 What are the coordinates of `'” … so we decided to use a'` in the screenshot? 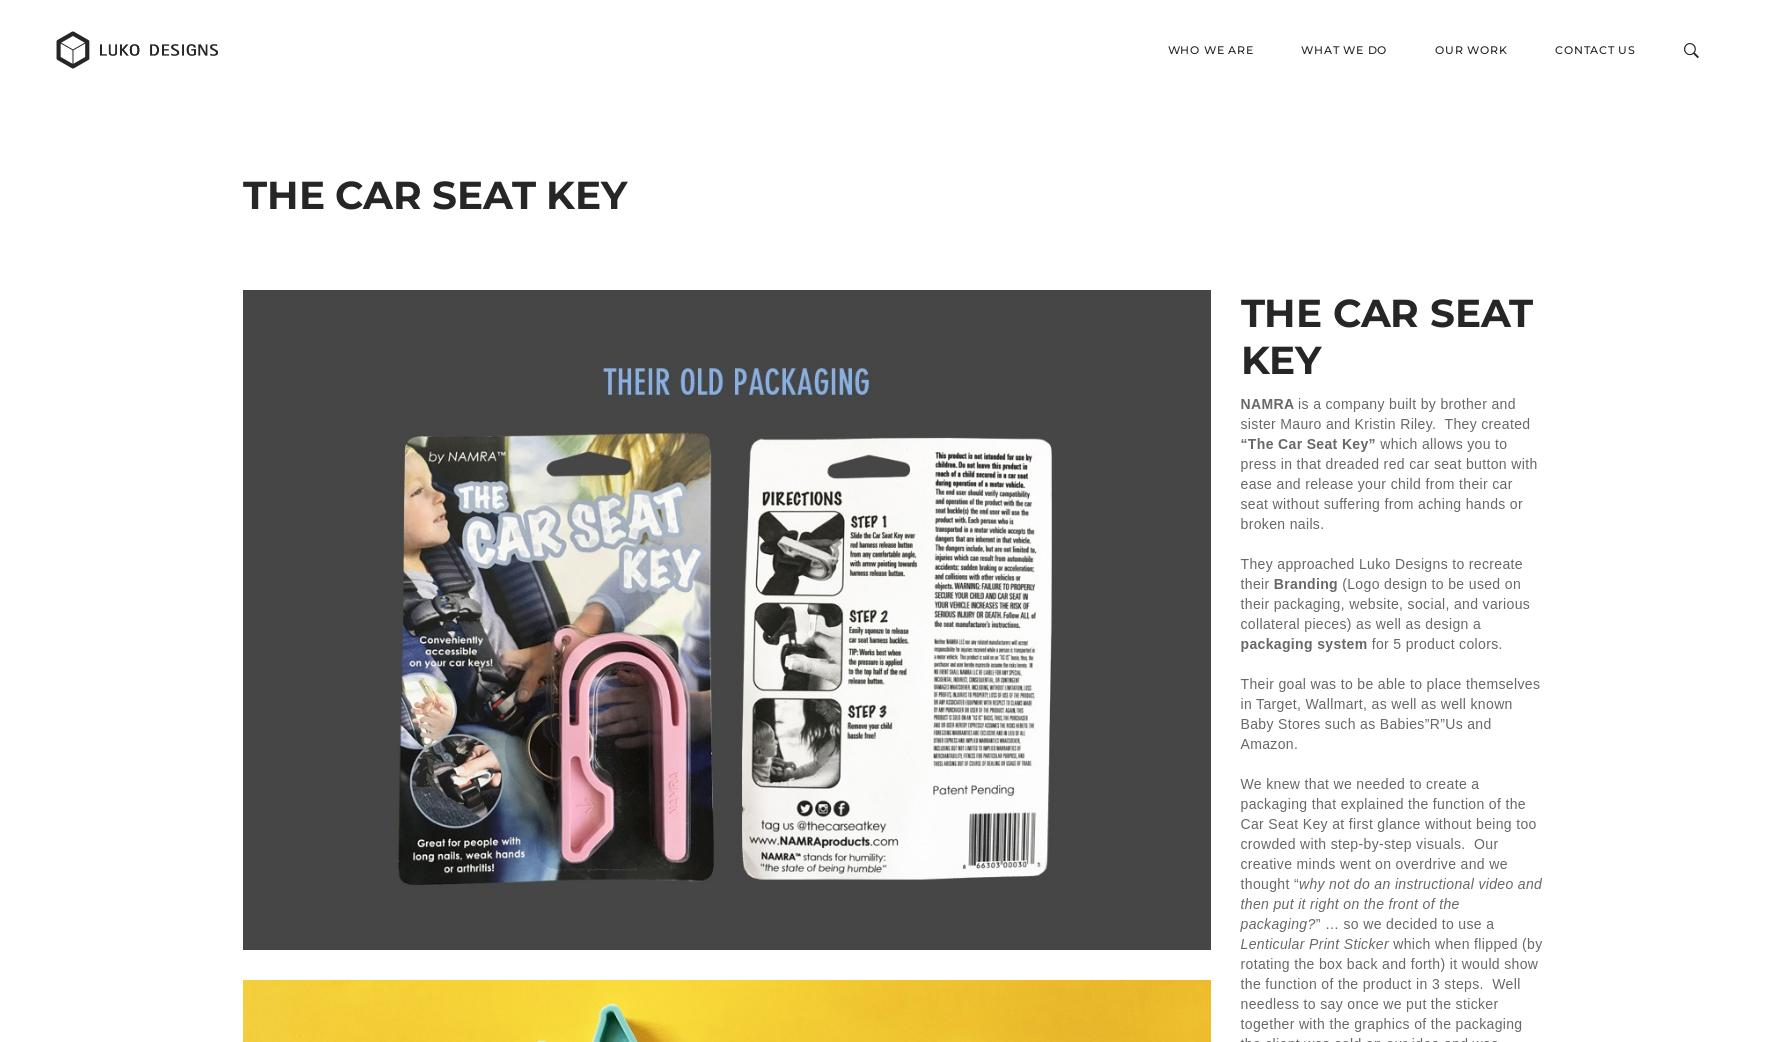 It's located at (1403, 922).